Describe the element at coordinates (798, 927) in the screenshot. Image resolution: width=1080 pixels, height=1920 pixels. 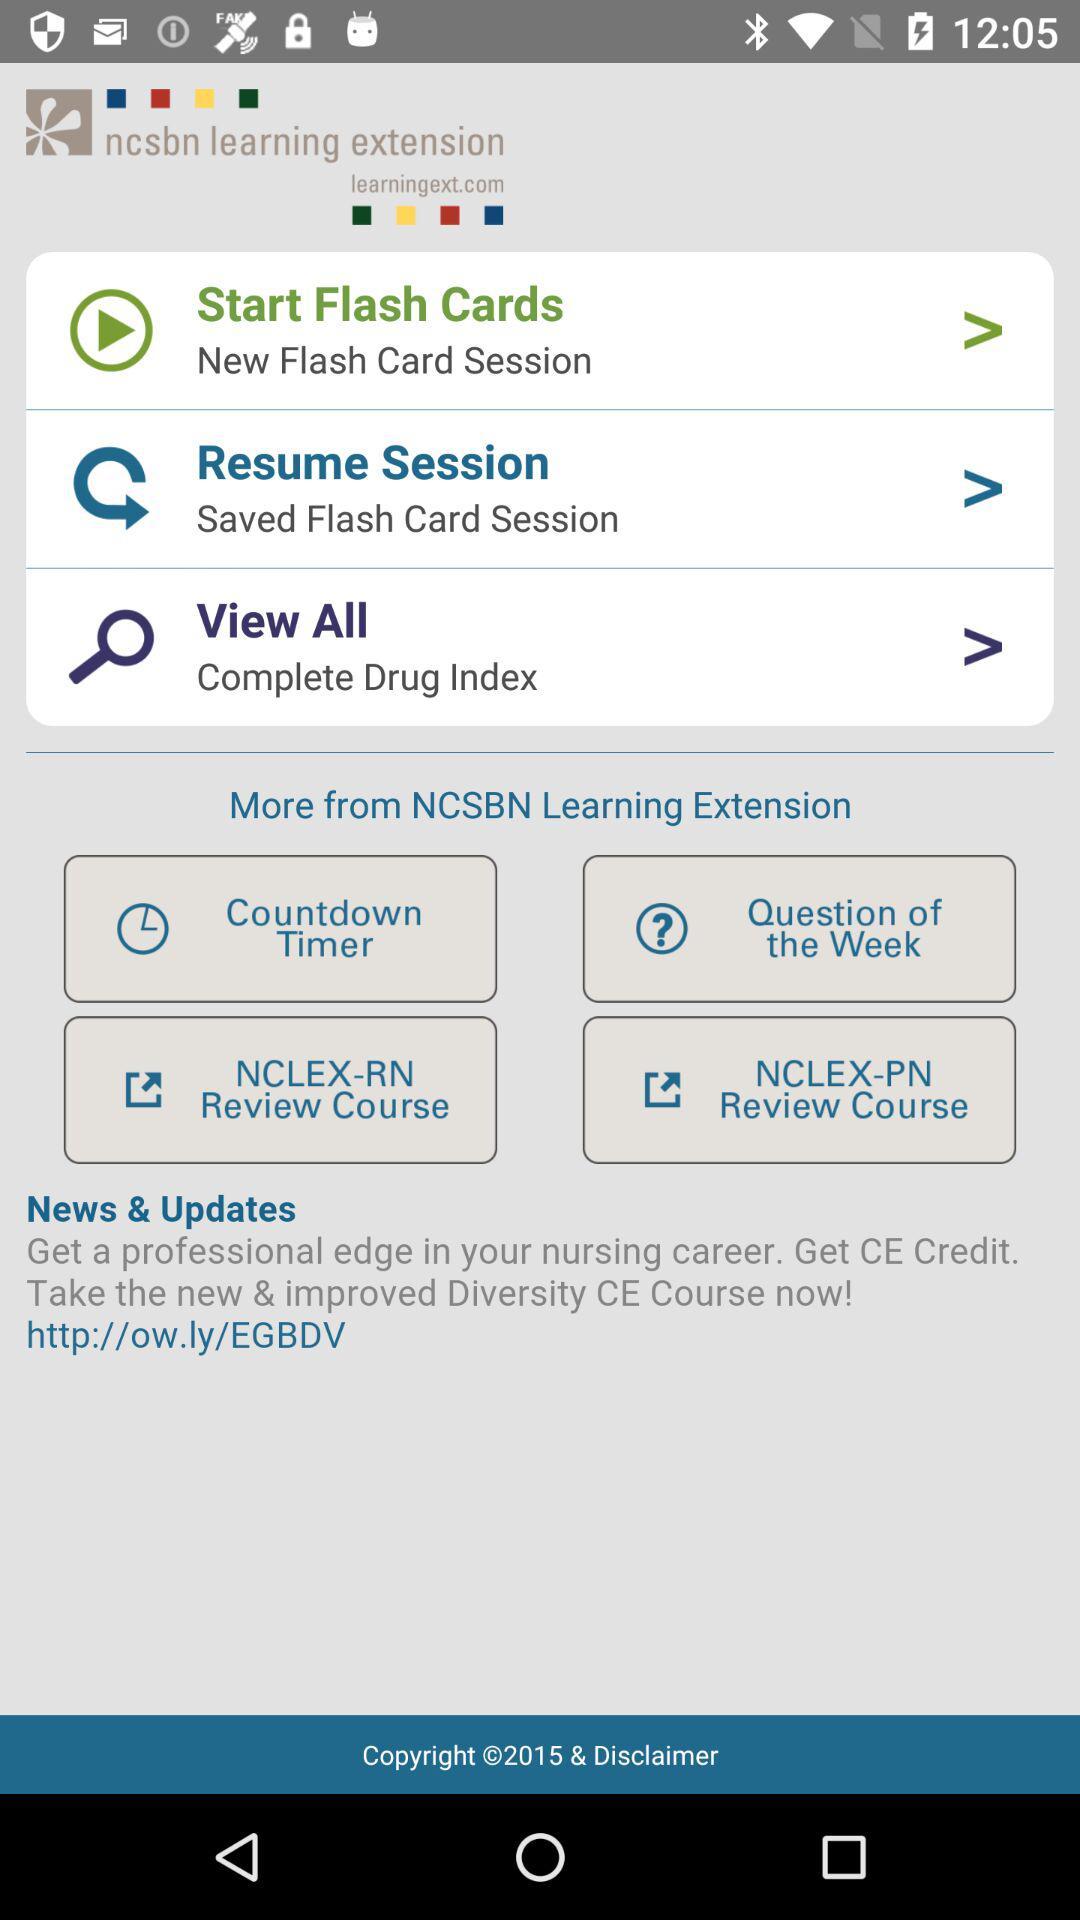
I see `app function icon` at that location.